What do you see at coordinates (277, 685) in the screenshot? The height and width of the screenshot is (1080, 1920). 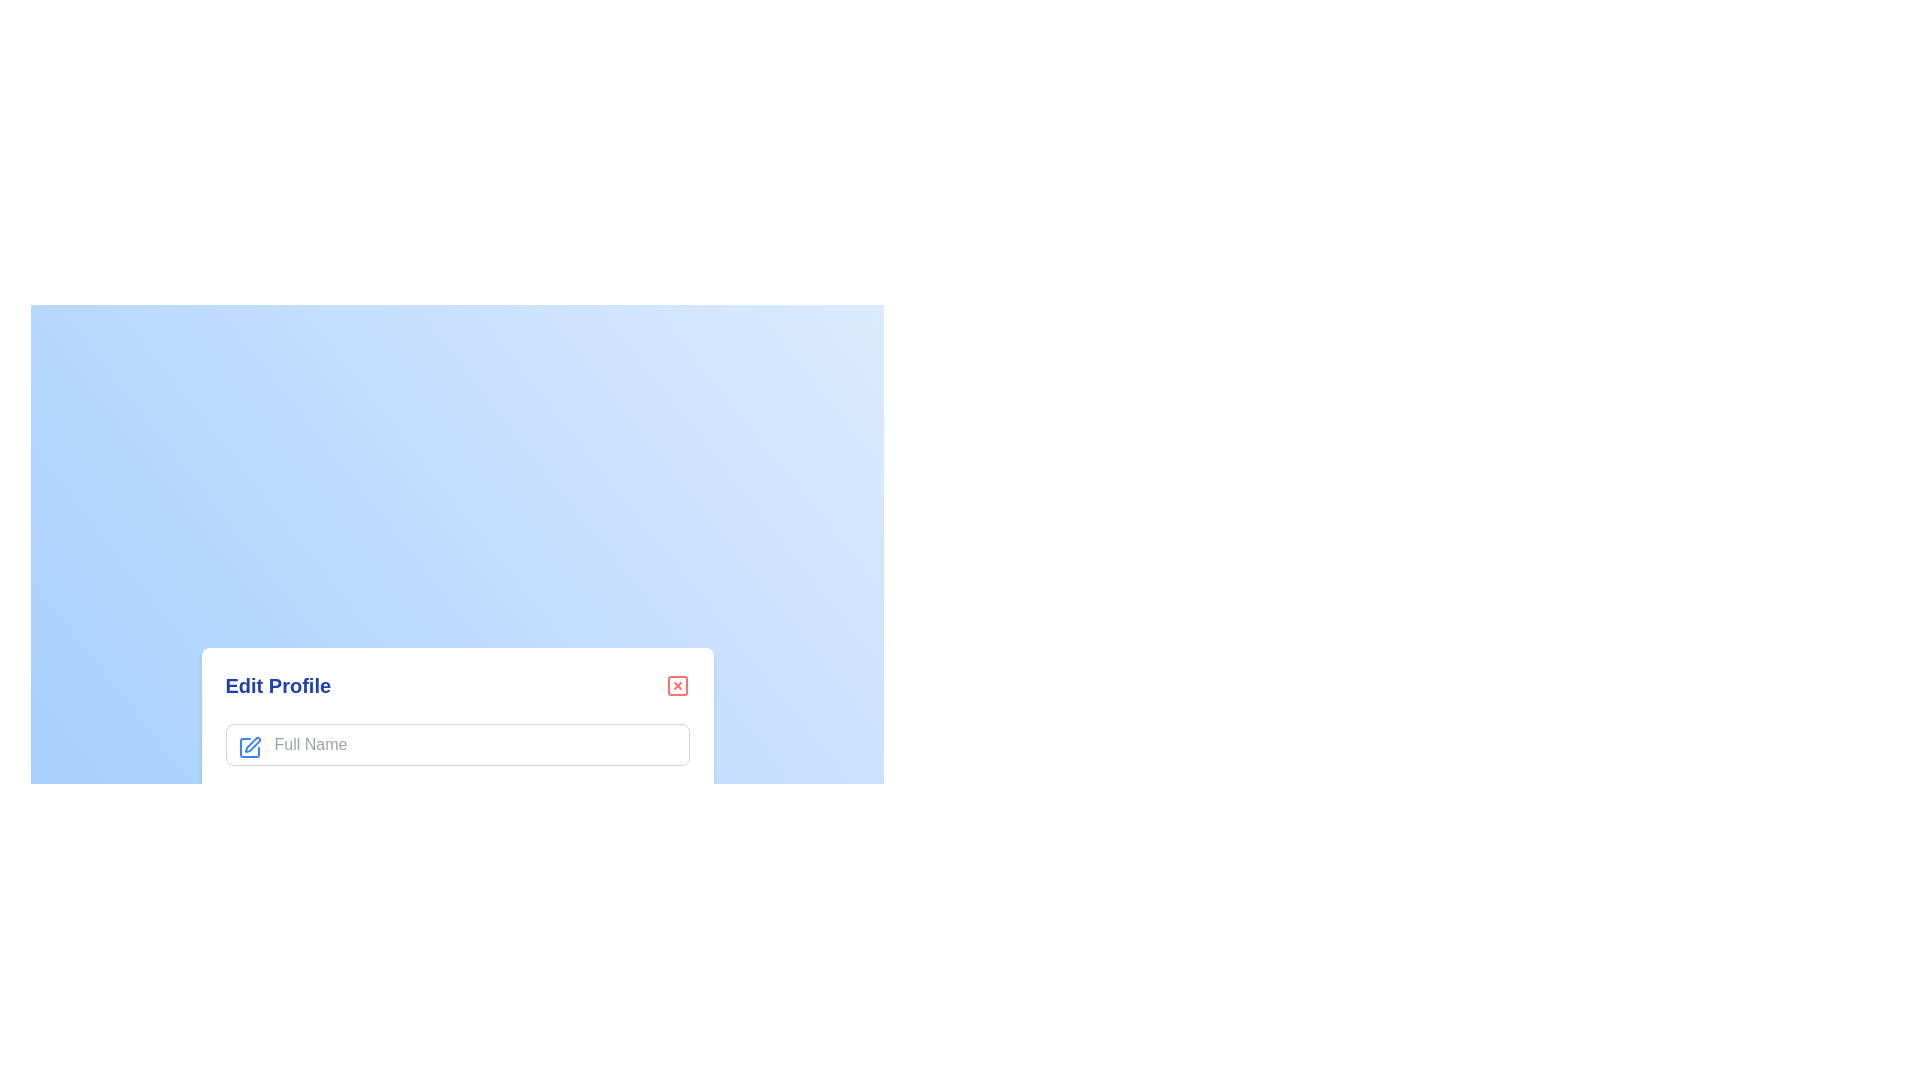 I see `the Text label located in the upper left corner of the profile editing section for potential tooltip or styling changes` at bounding box center [277, 685].